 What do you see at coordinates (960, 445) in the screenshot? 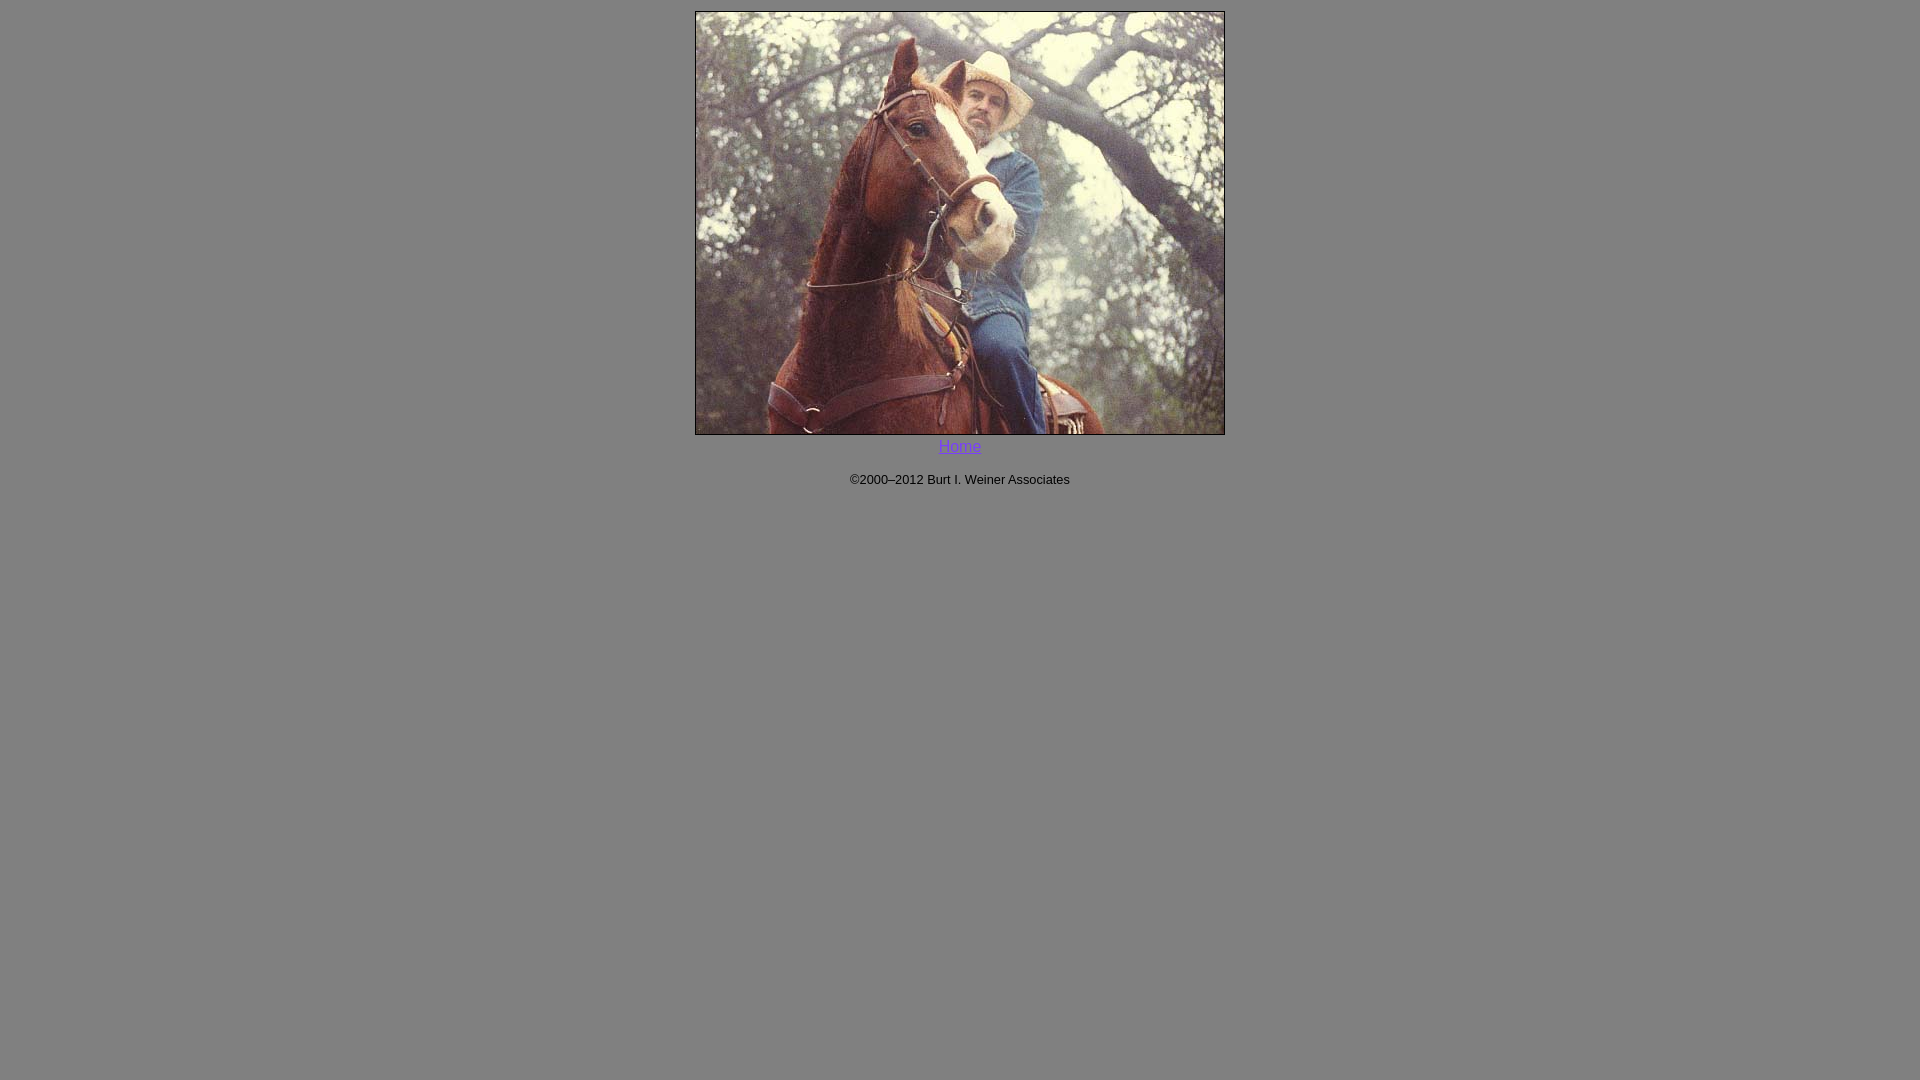
I see `'Home'` at bounding box center [960, 445].